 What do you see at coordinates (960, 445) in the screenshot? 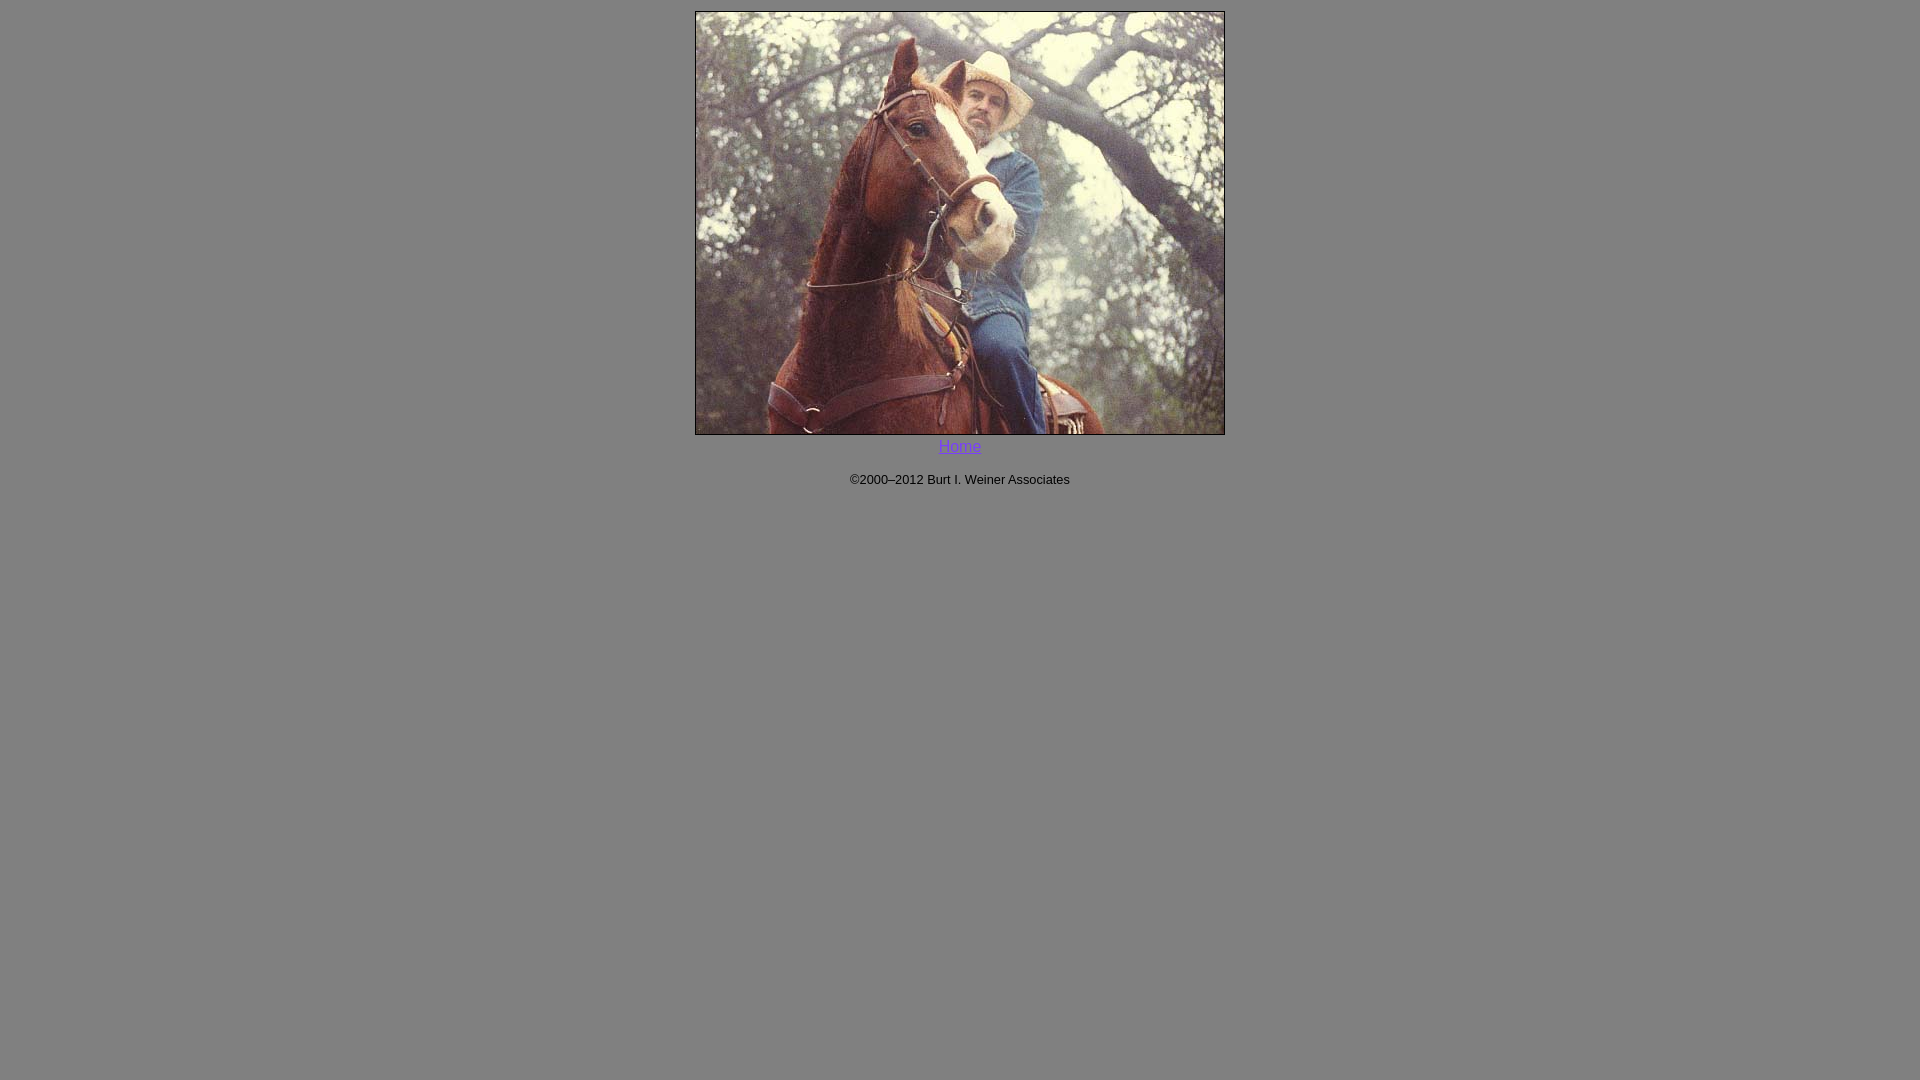
I see `'Home'` at bounding box center [960, 445].